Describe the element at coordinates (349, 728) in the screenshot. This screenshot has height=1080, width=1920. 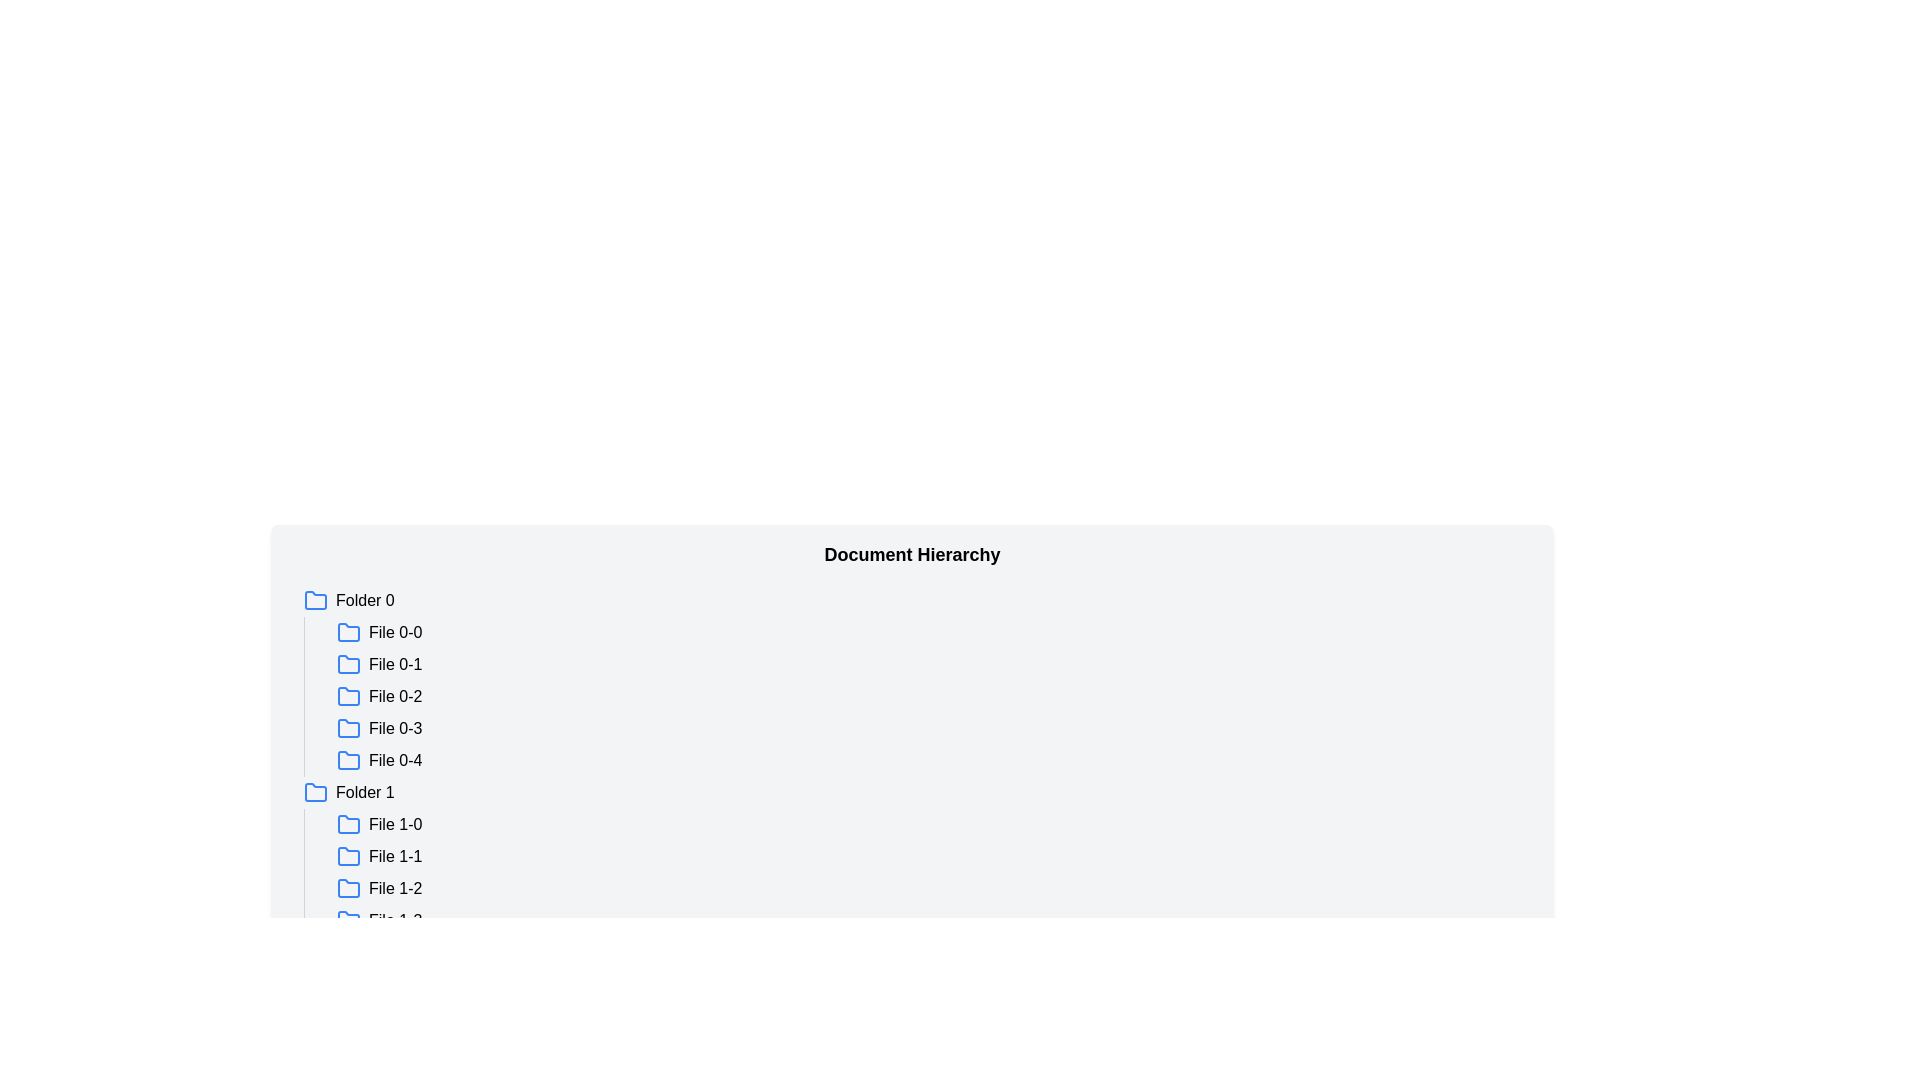
I see `the folder icon with a blue border representing 'File 0-3'` at that location.